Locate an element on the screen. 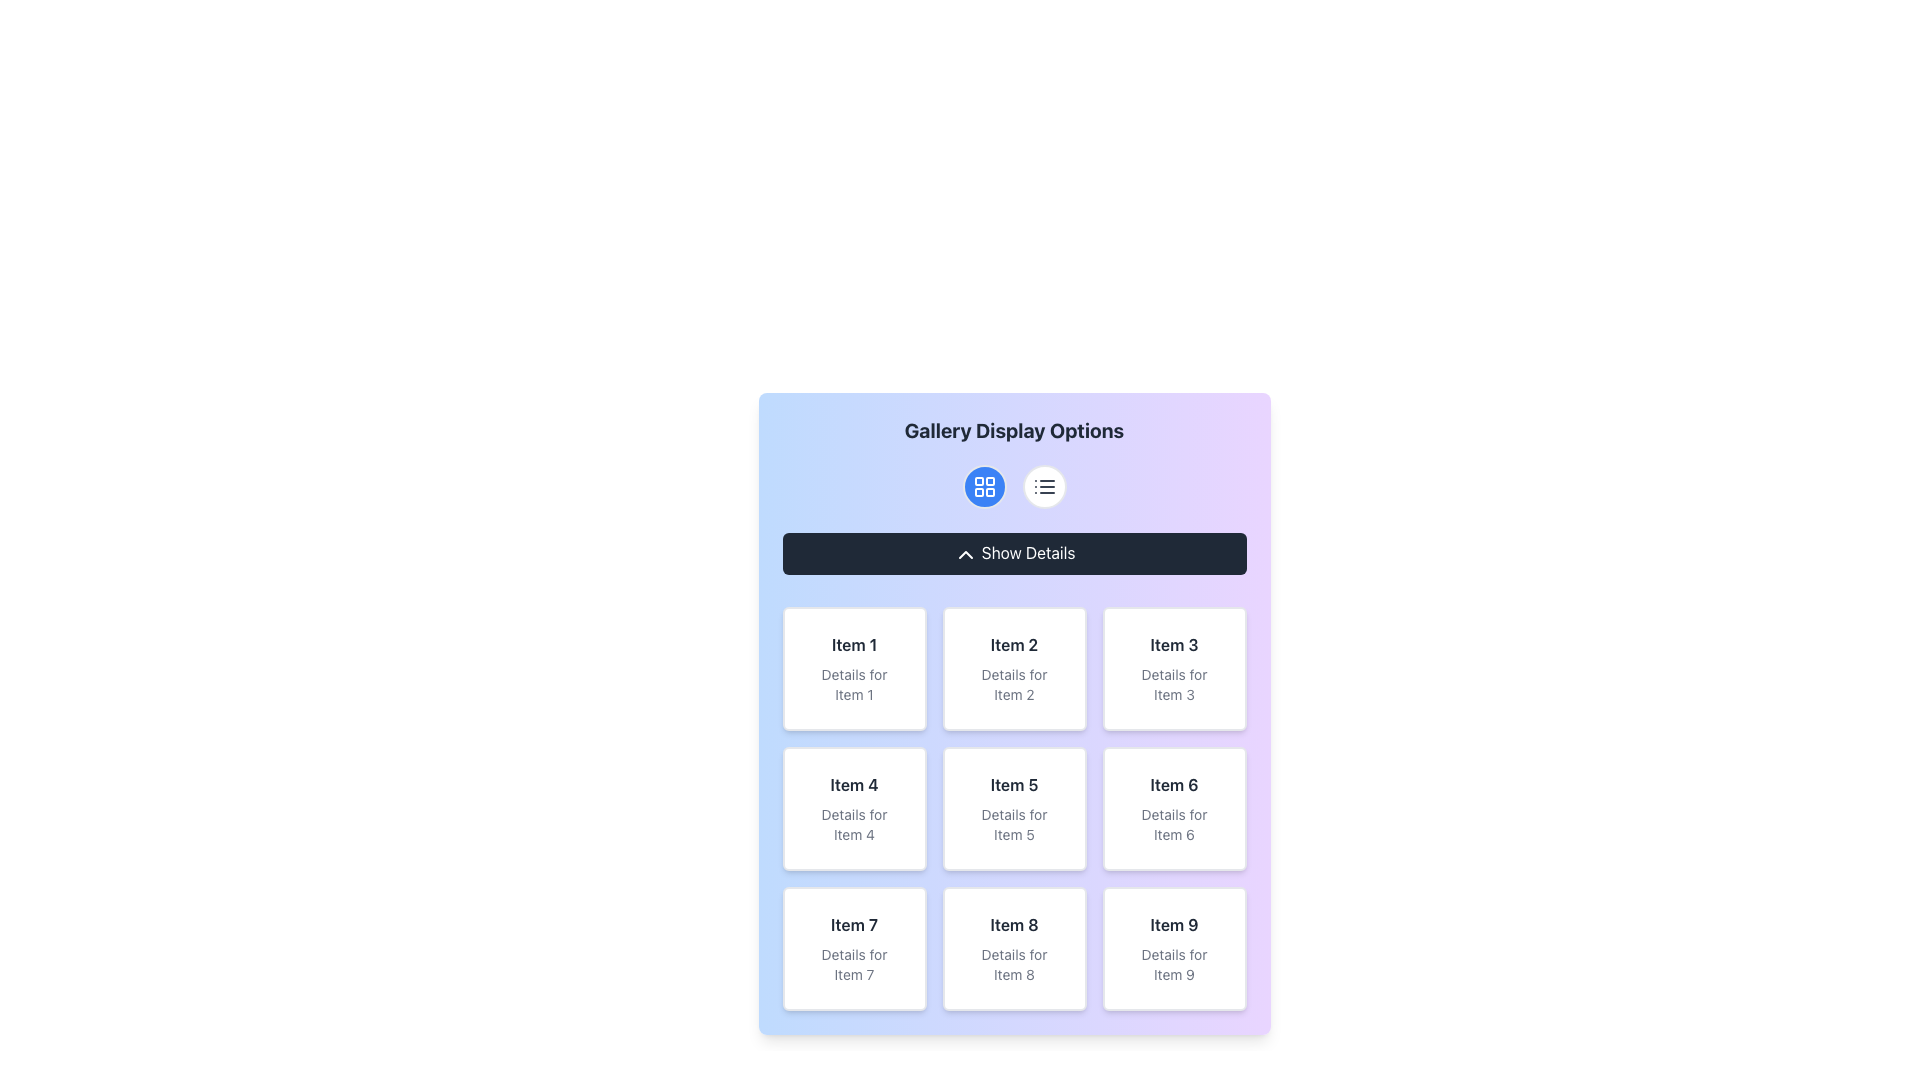  the ninth card in the 3x3 grid layout that displays information about 'Item 9' is located at coordinates (1174, 947).